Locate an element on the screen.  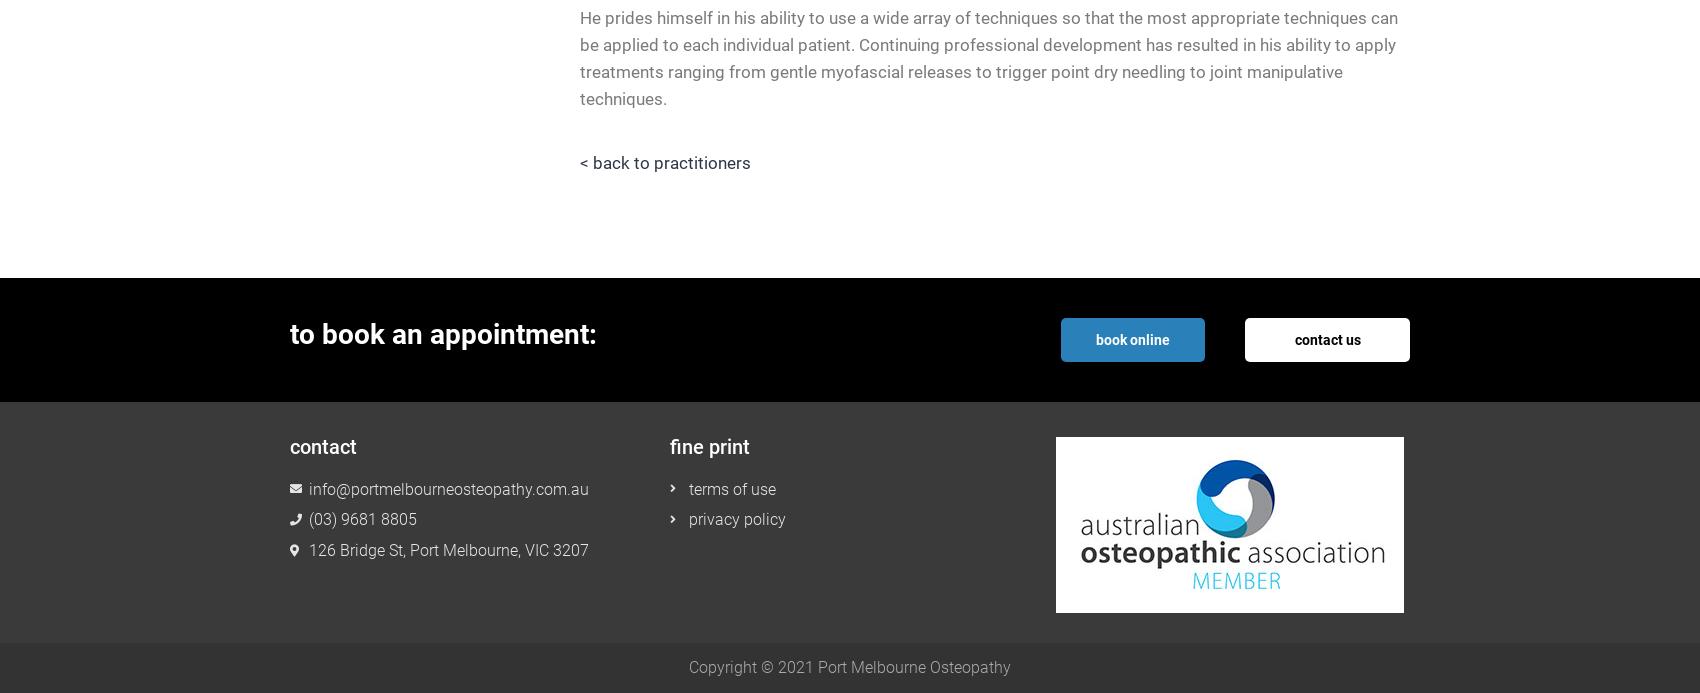
'terms of use' is located at coordinates (731, 487).